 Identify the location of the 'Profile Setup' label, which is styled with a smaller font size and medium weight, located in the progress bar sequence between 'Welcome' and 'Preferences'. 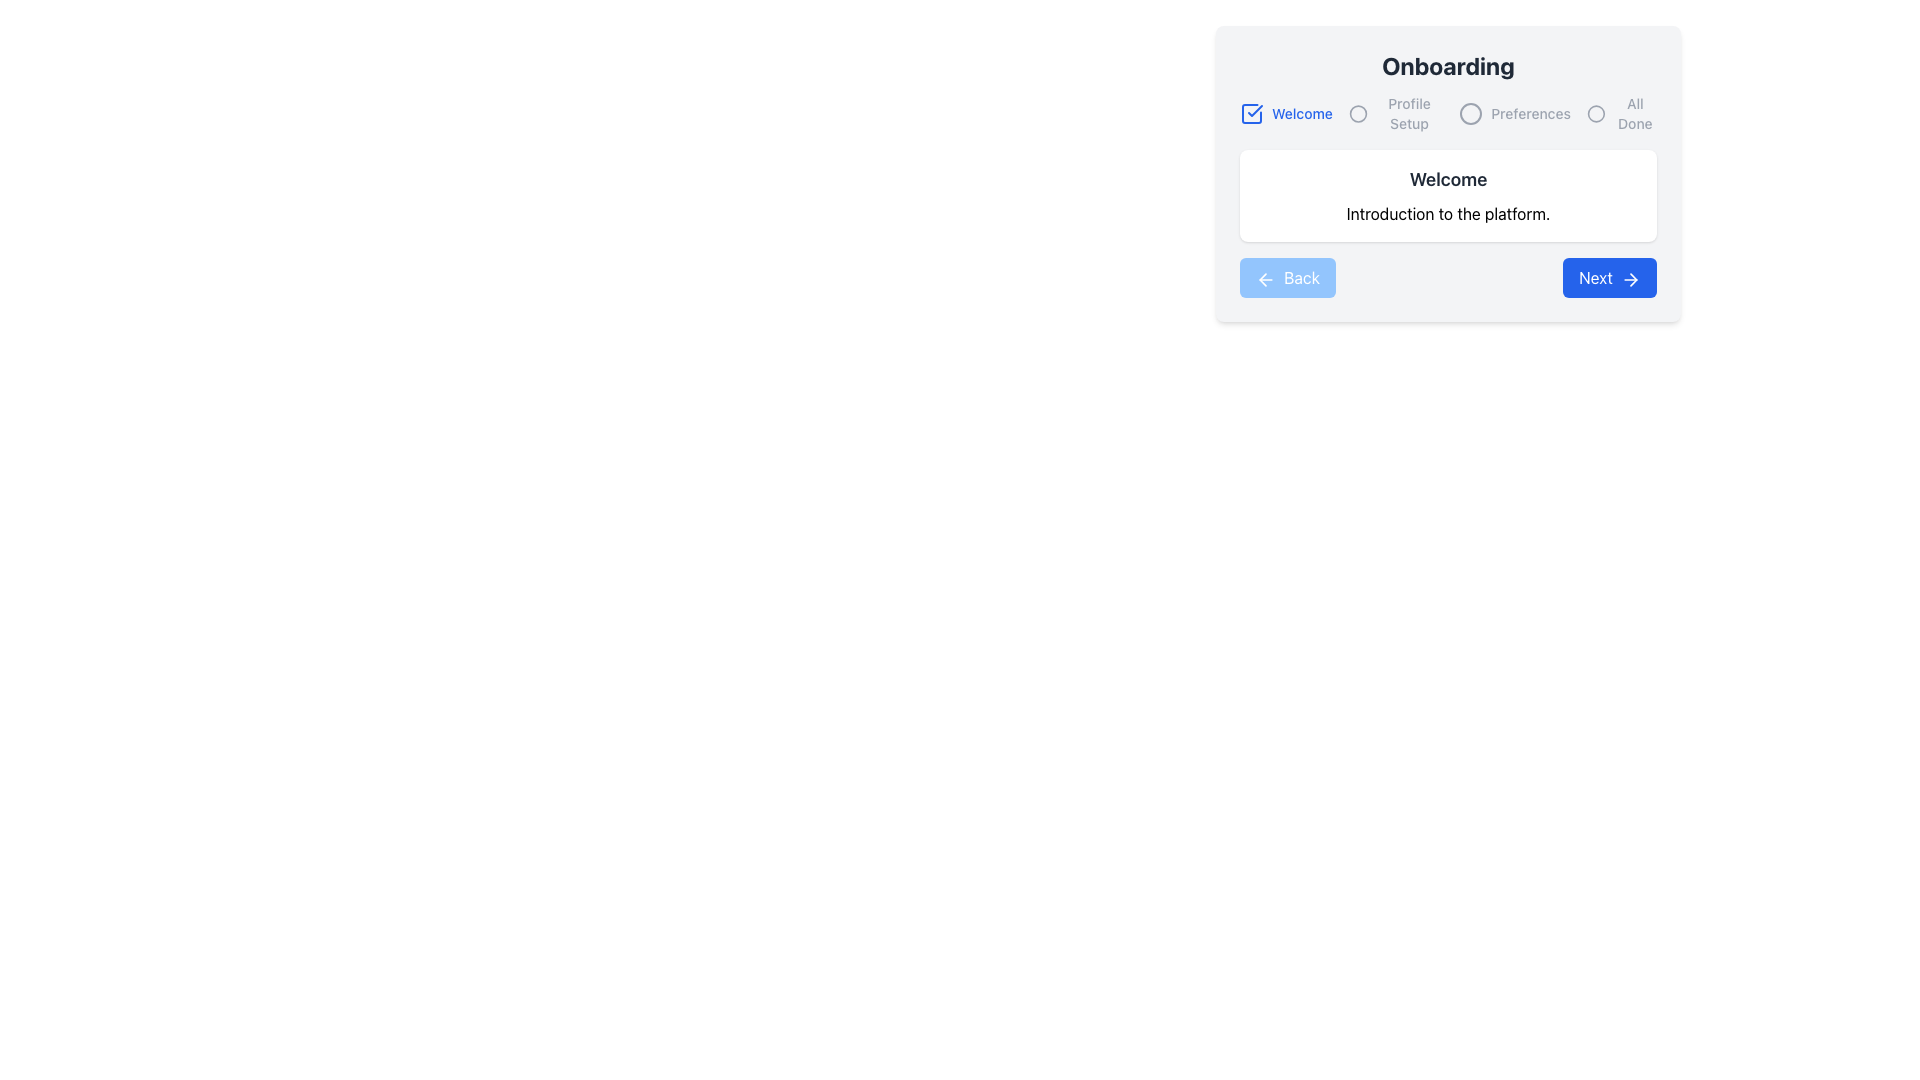
(1408, 114).